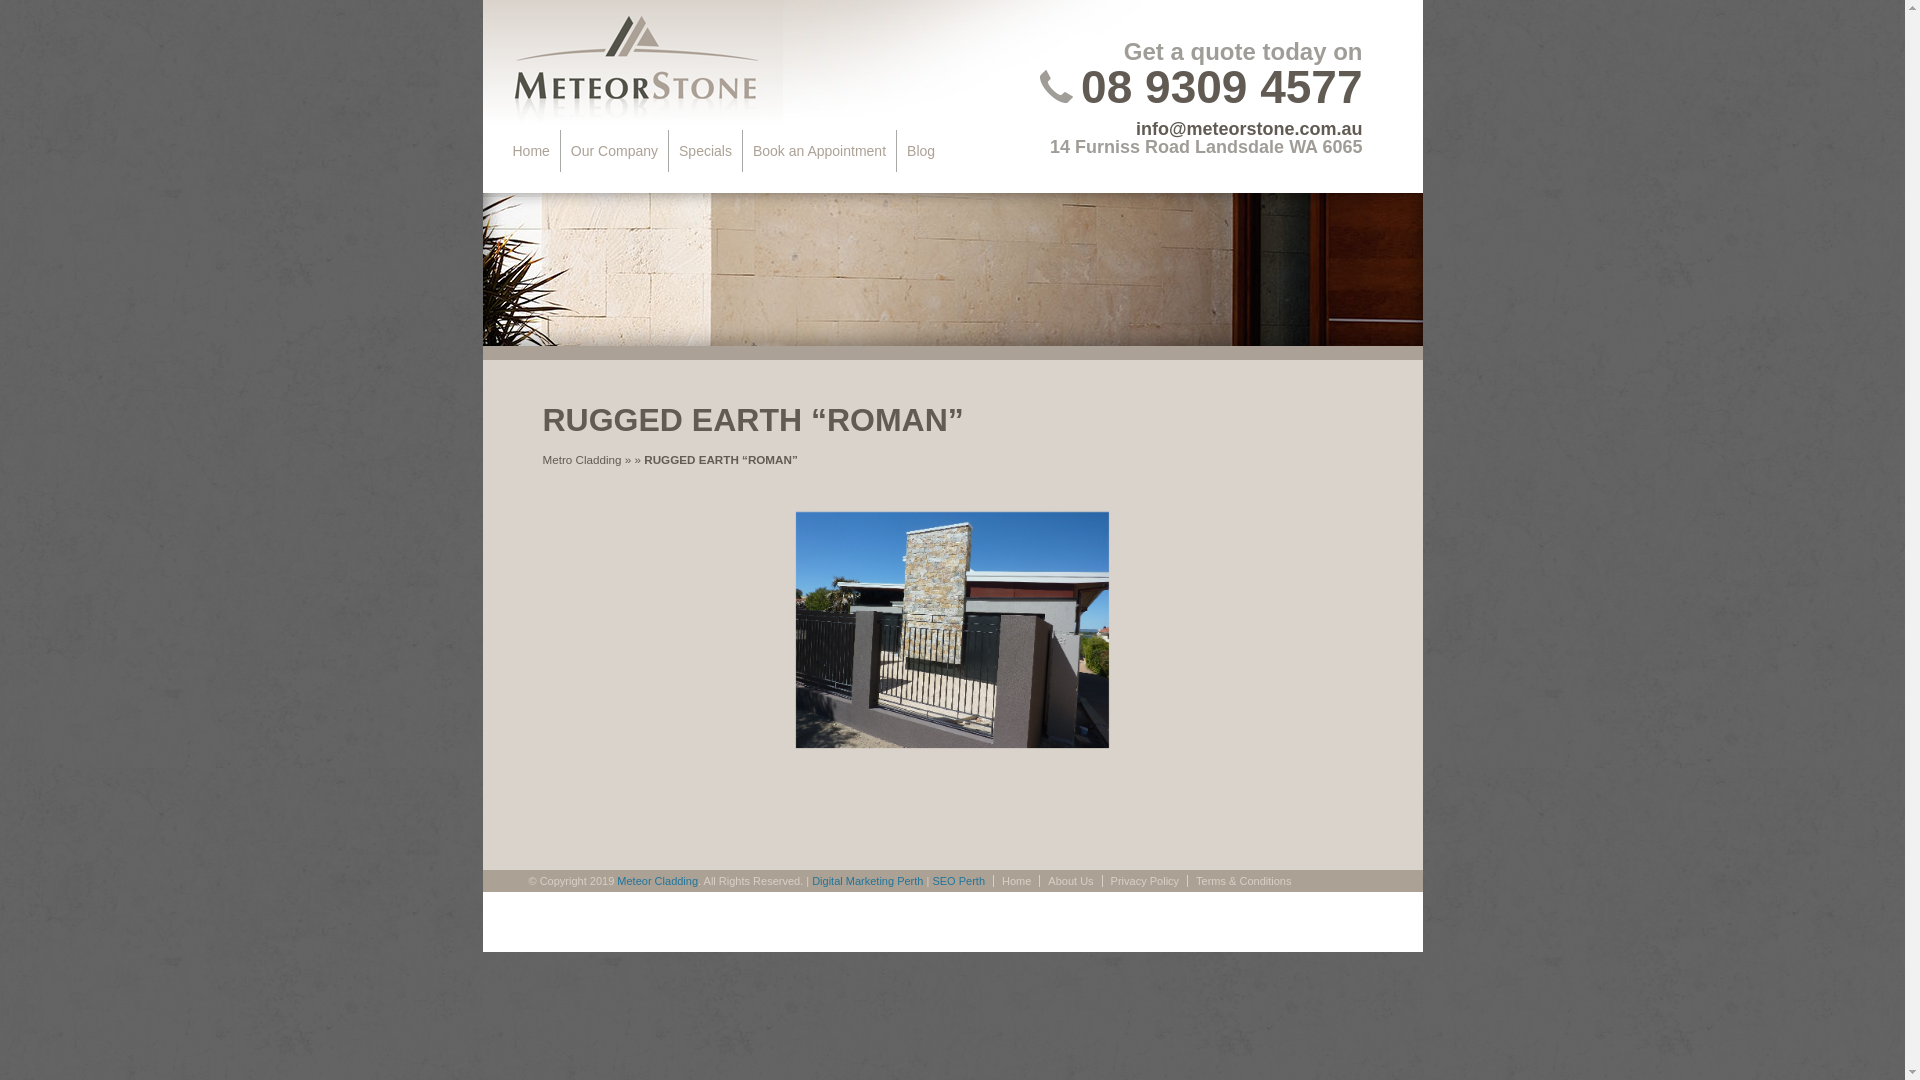 The height and width of the screenshot is (1080, 1920). Describe the element at coordinates (920, 149) in the screenshot. I see `'Blog'` at that location.